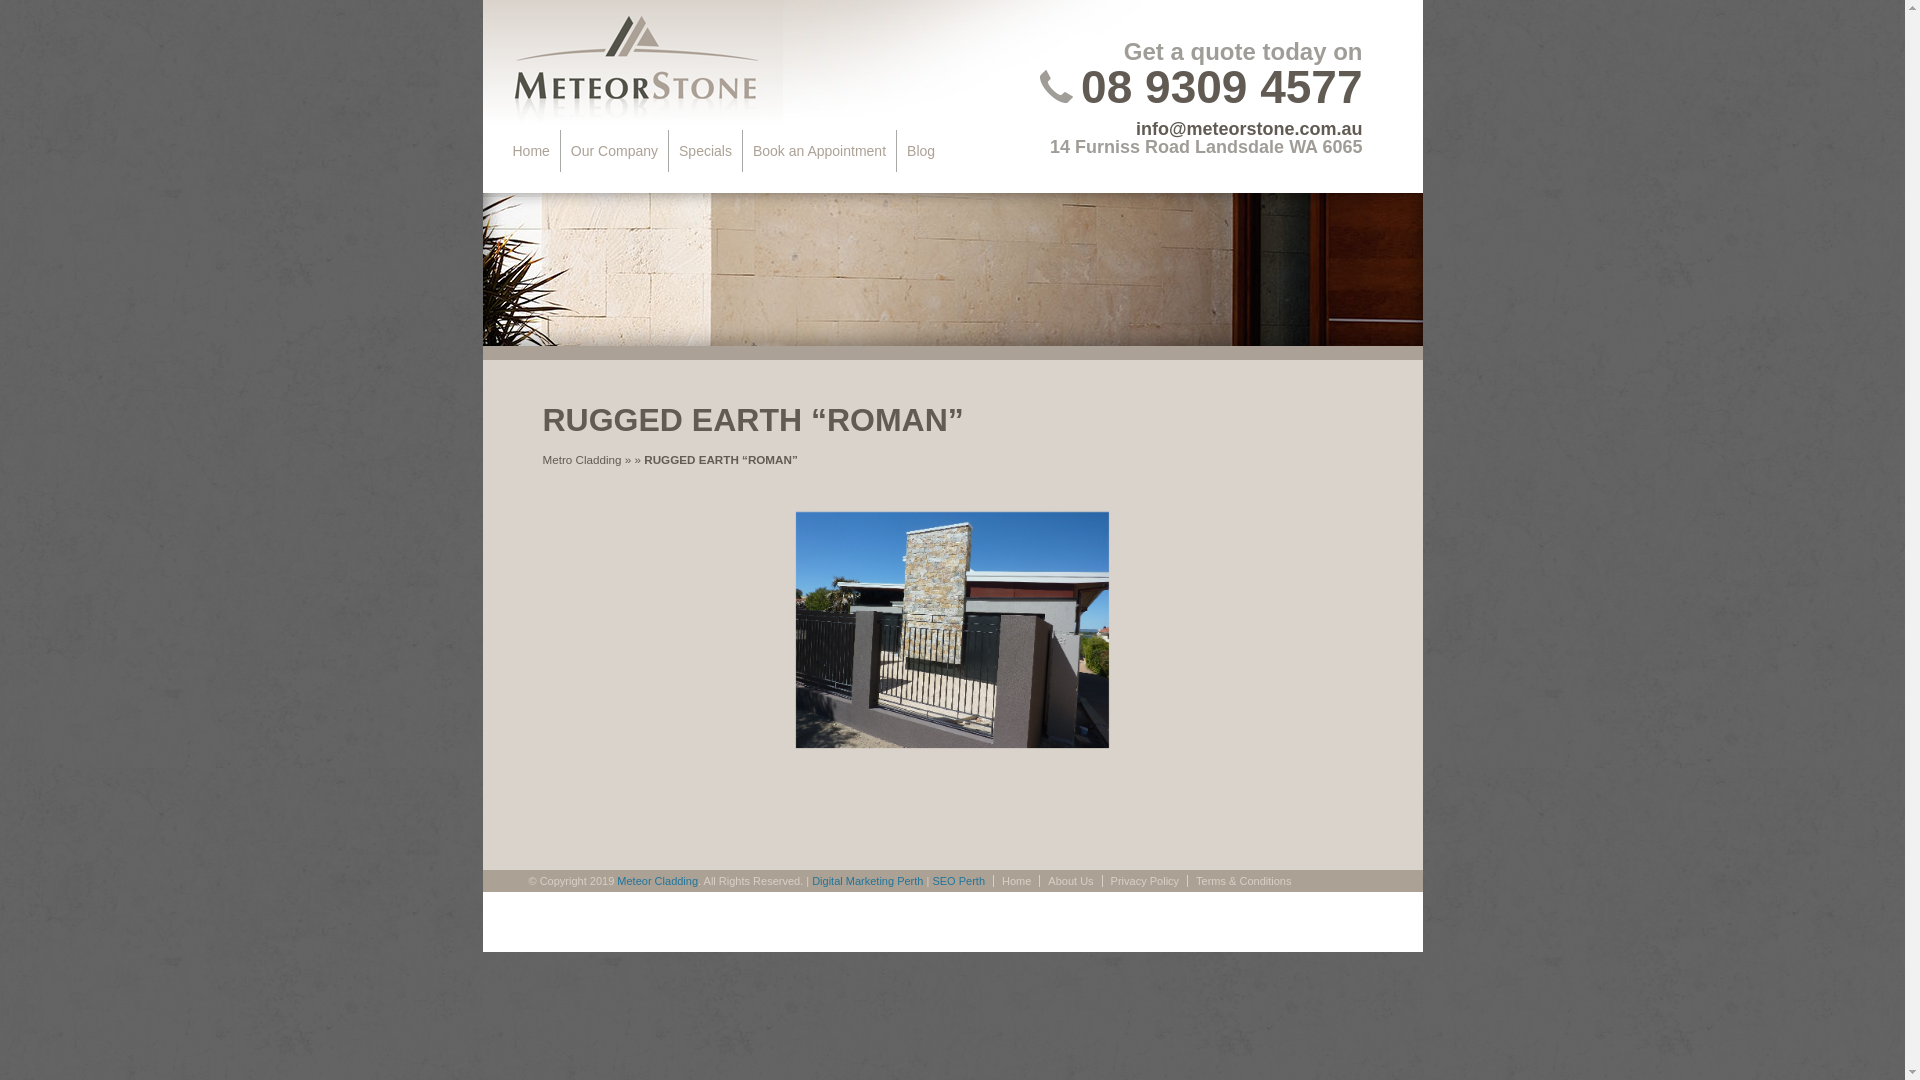 The height and width of the screenshot is (1080, 1920). Describe the element at coordinates (920, 149) in the screenshot. I see `'Blog'` at that location.